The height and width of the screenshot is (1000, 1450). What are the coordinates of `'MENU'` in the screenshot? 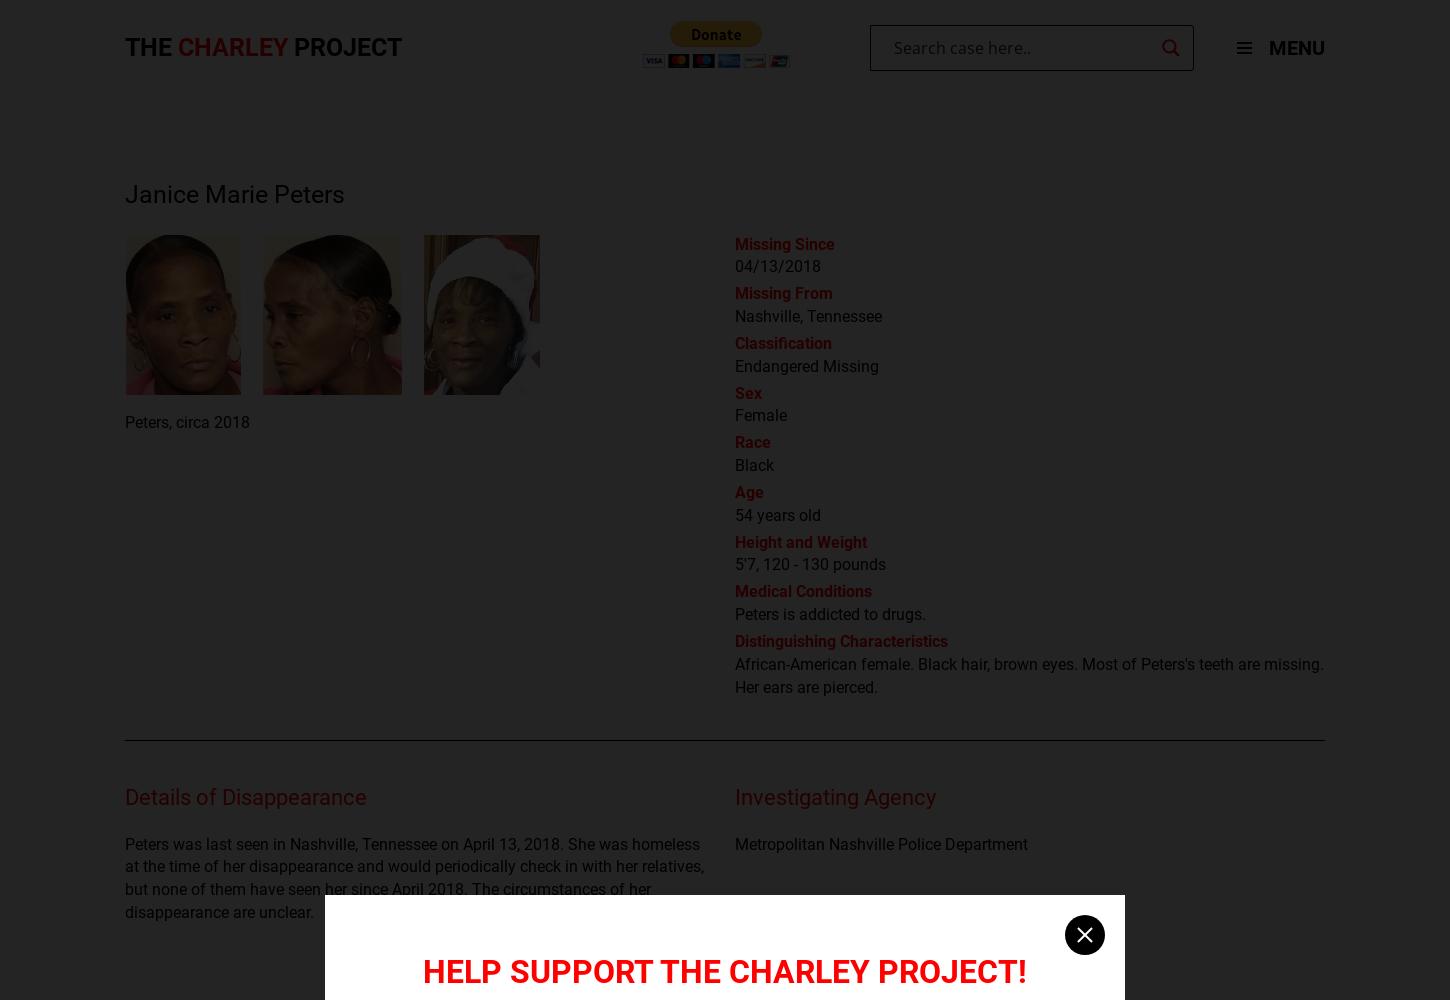 It's located at (1297, 48).